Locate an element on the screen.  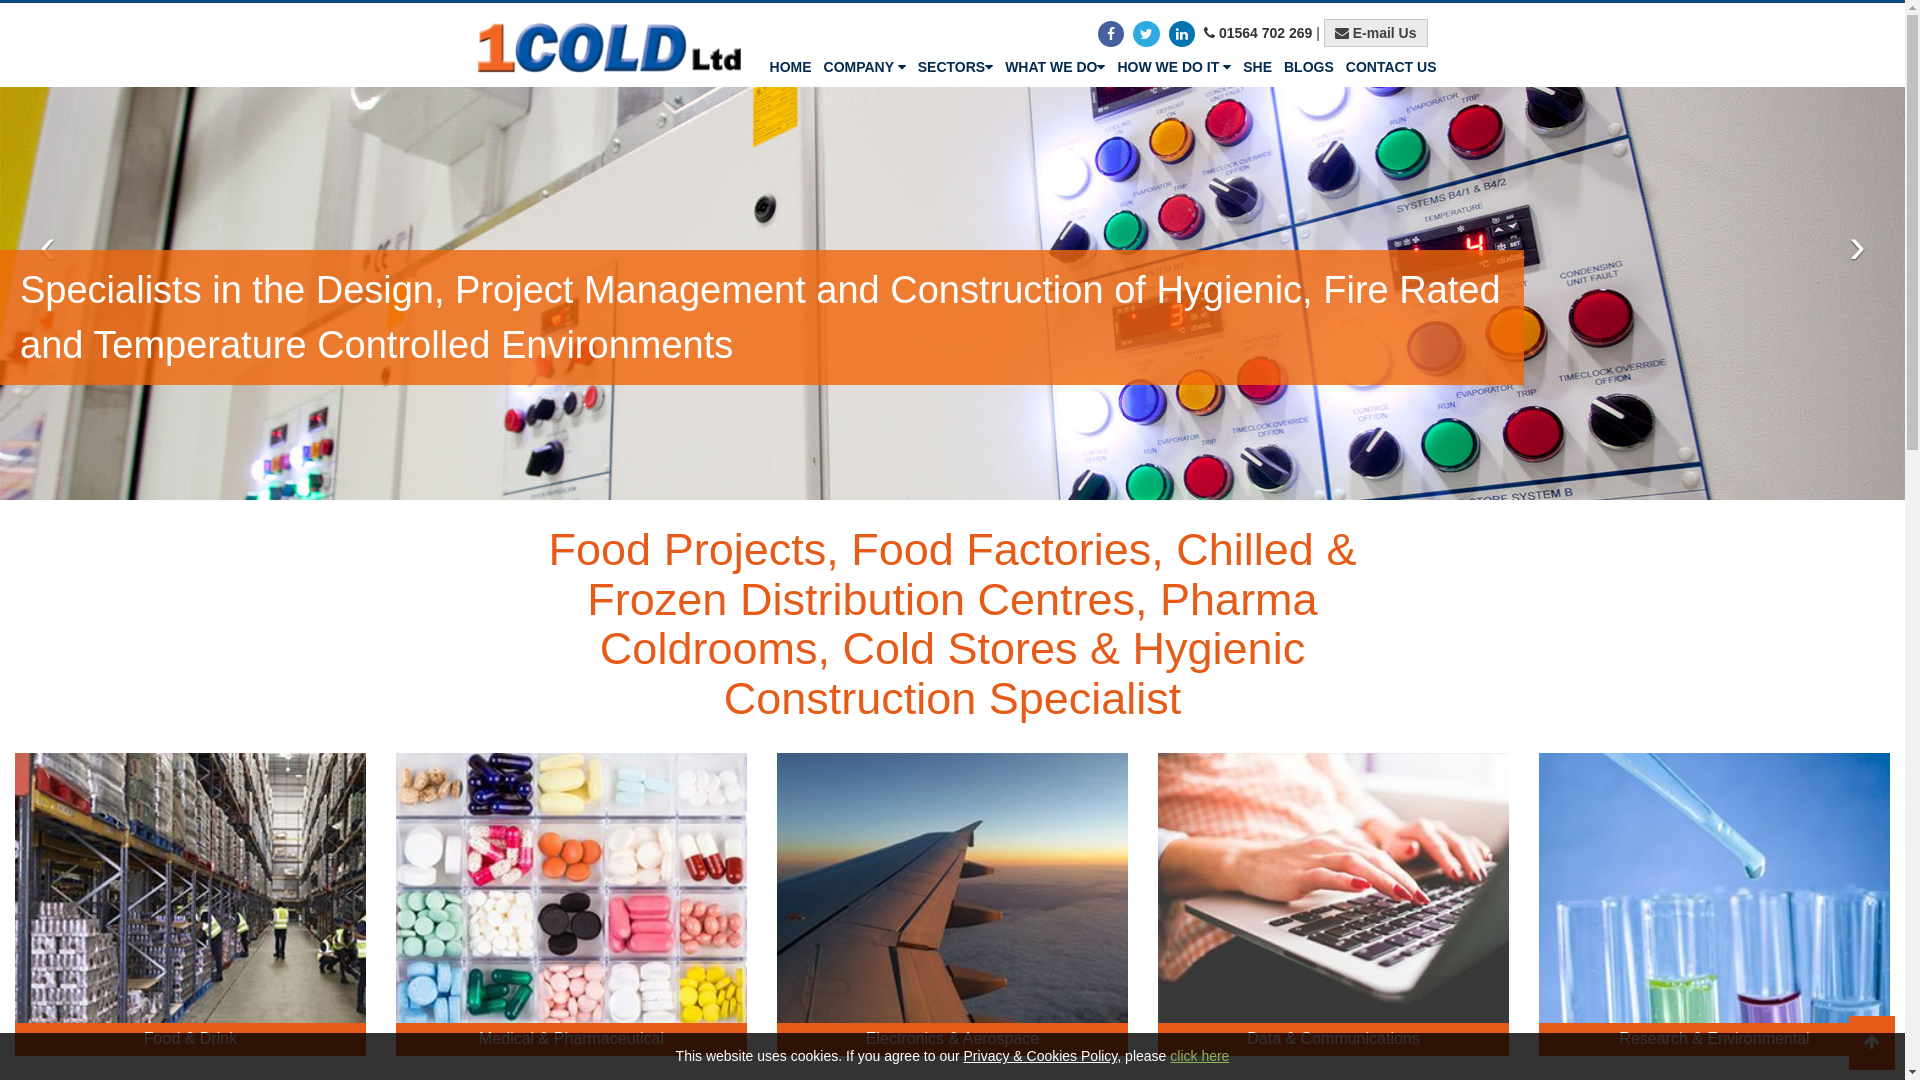
'SECTORS' is located at coordinates (954, 65).